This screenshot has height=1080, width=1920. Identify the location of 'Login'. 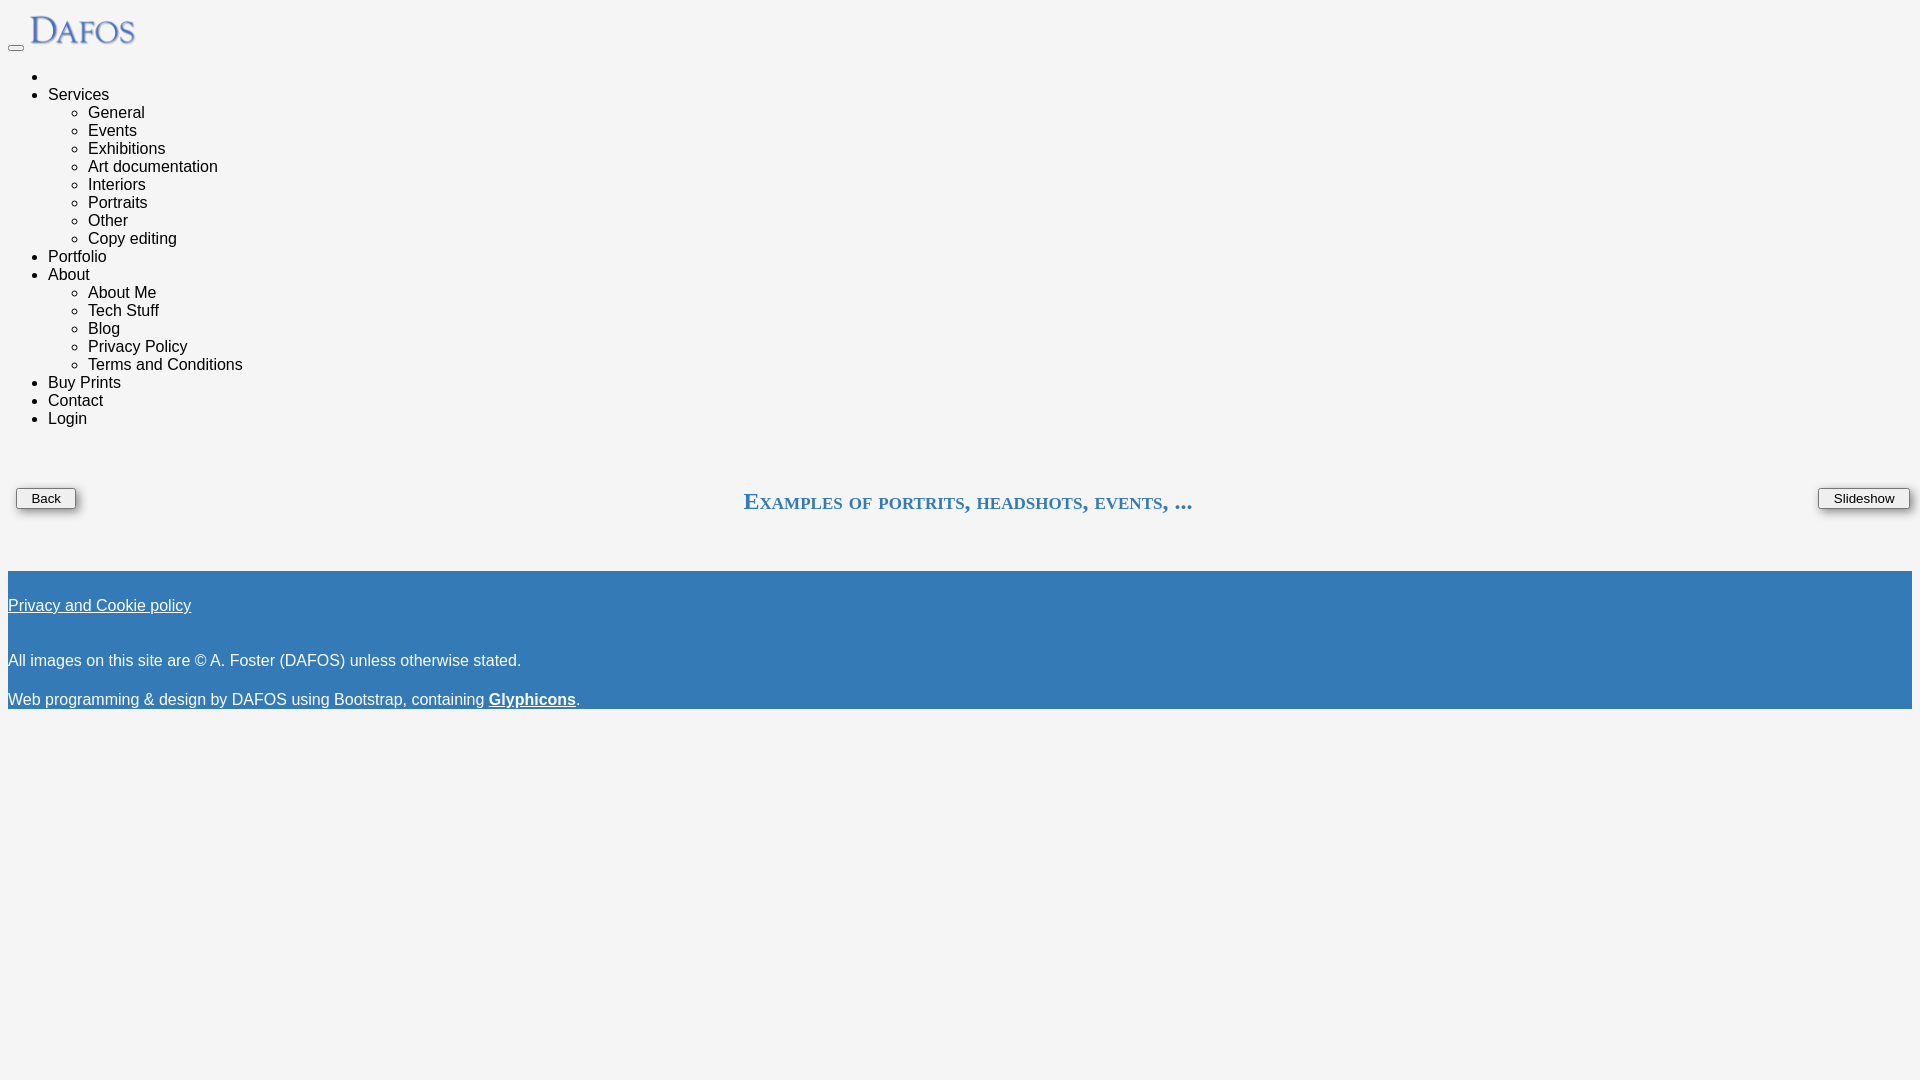
(67, 417).